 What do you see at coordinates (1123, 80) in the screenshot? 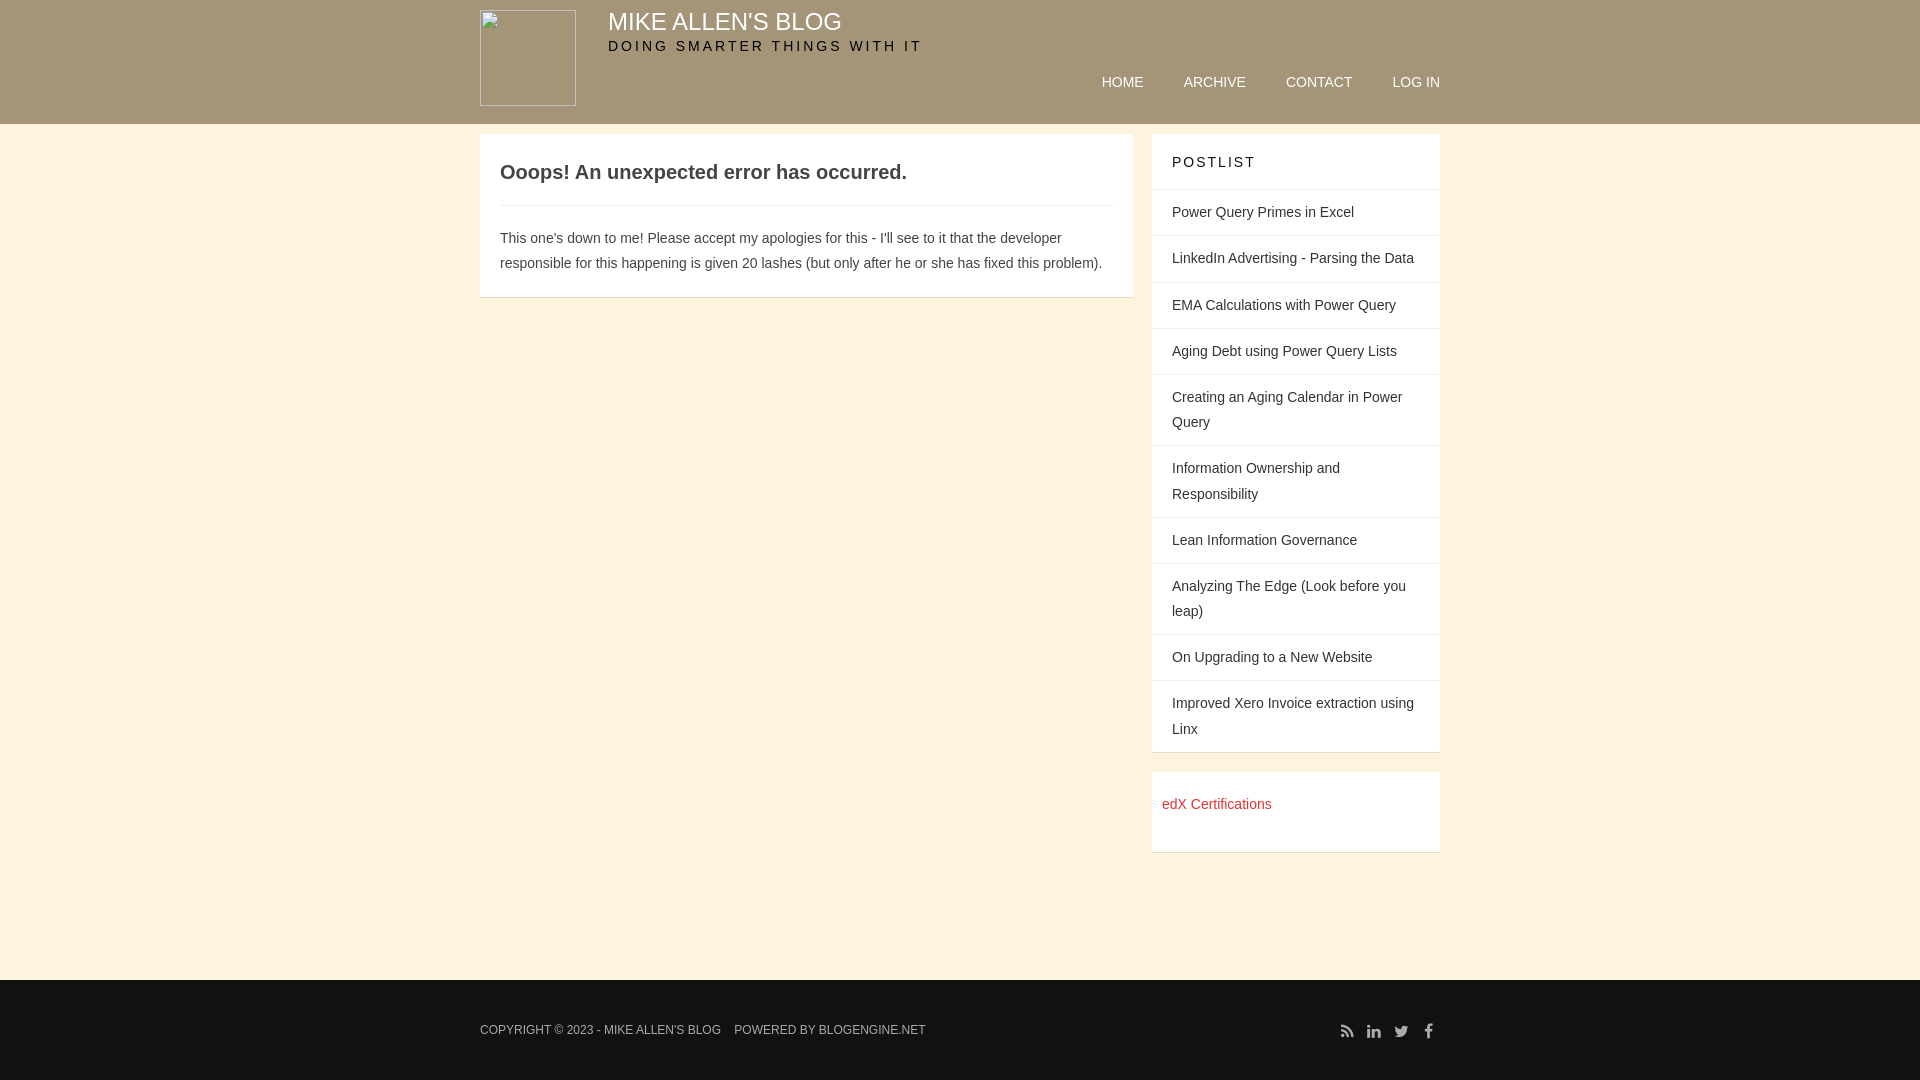
I see `'HOME'` at bounding box center [1123, 80].